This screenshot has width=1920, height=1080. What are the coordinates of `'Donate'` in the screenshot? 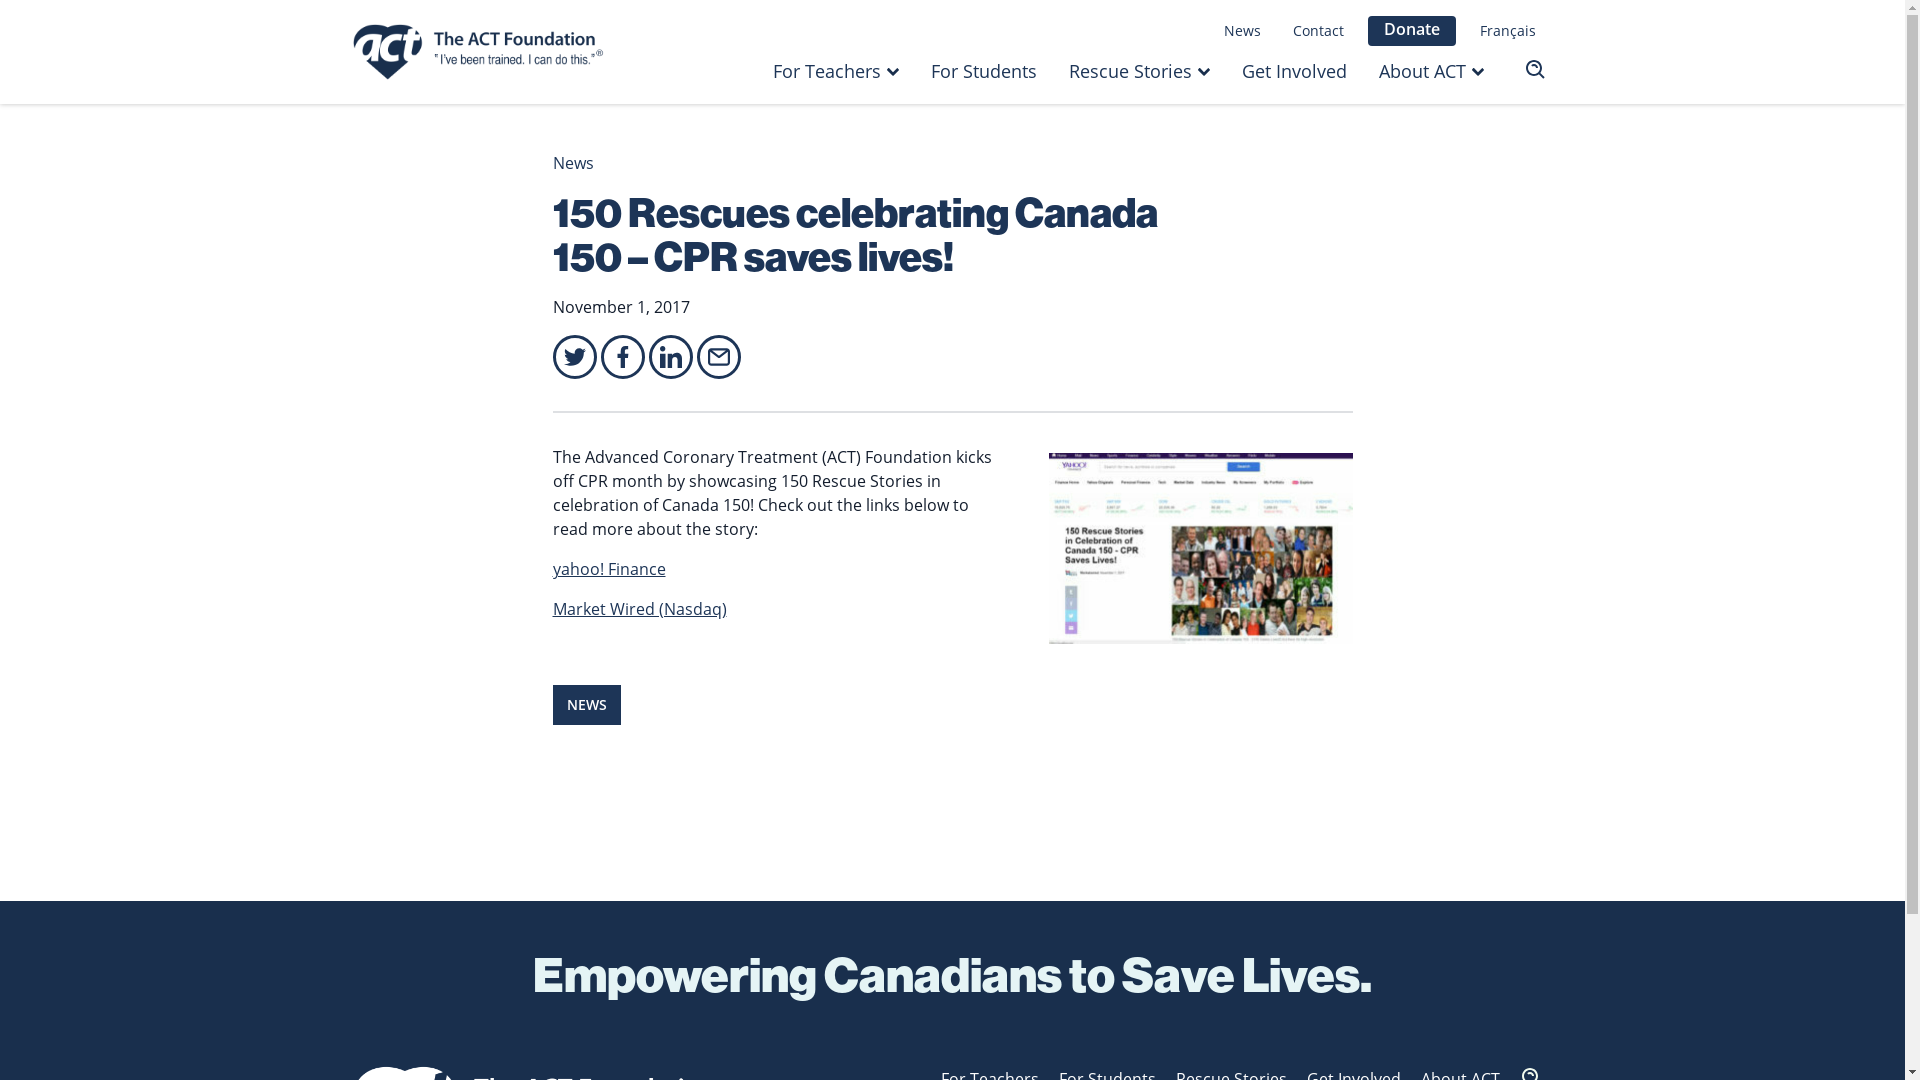 It's located at (1410, 30).